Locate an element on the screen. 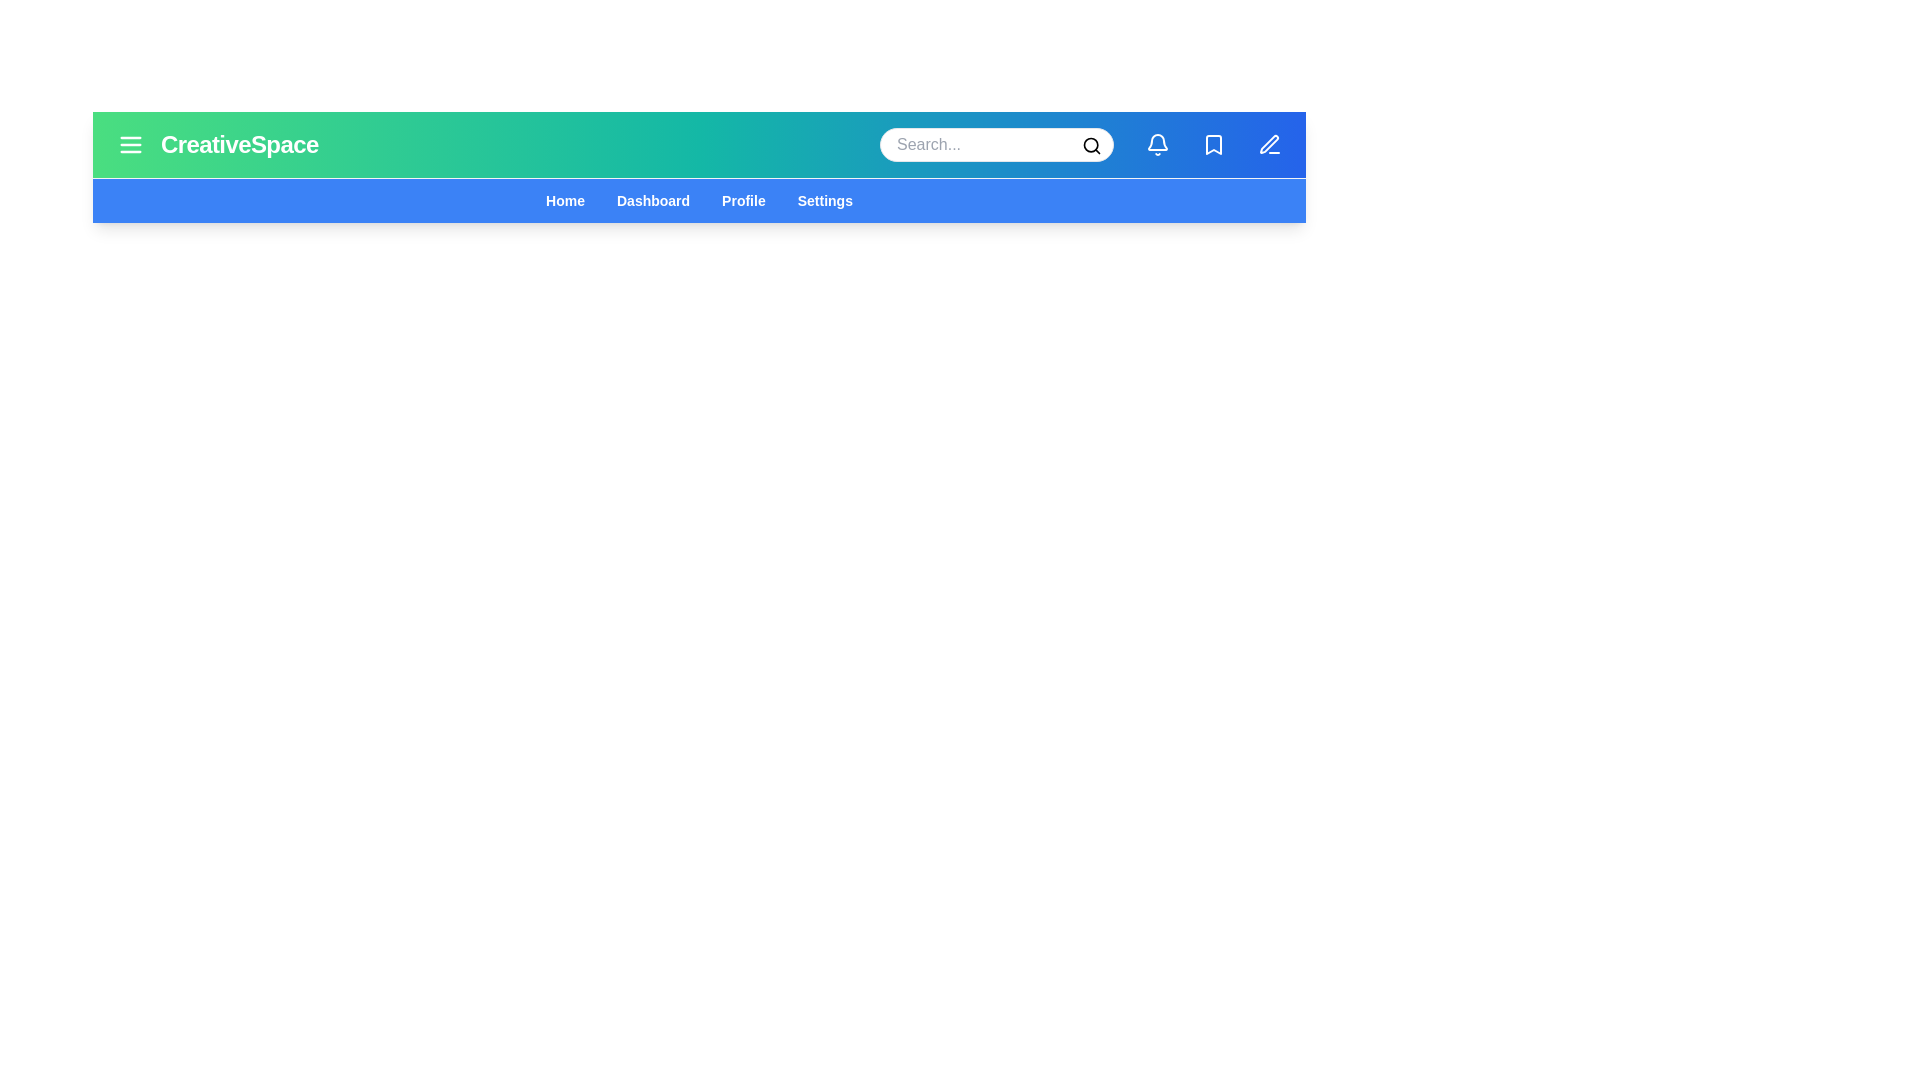  the navigation menu item Profile is located at coordinates (742, 200).